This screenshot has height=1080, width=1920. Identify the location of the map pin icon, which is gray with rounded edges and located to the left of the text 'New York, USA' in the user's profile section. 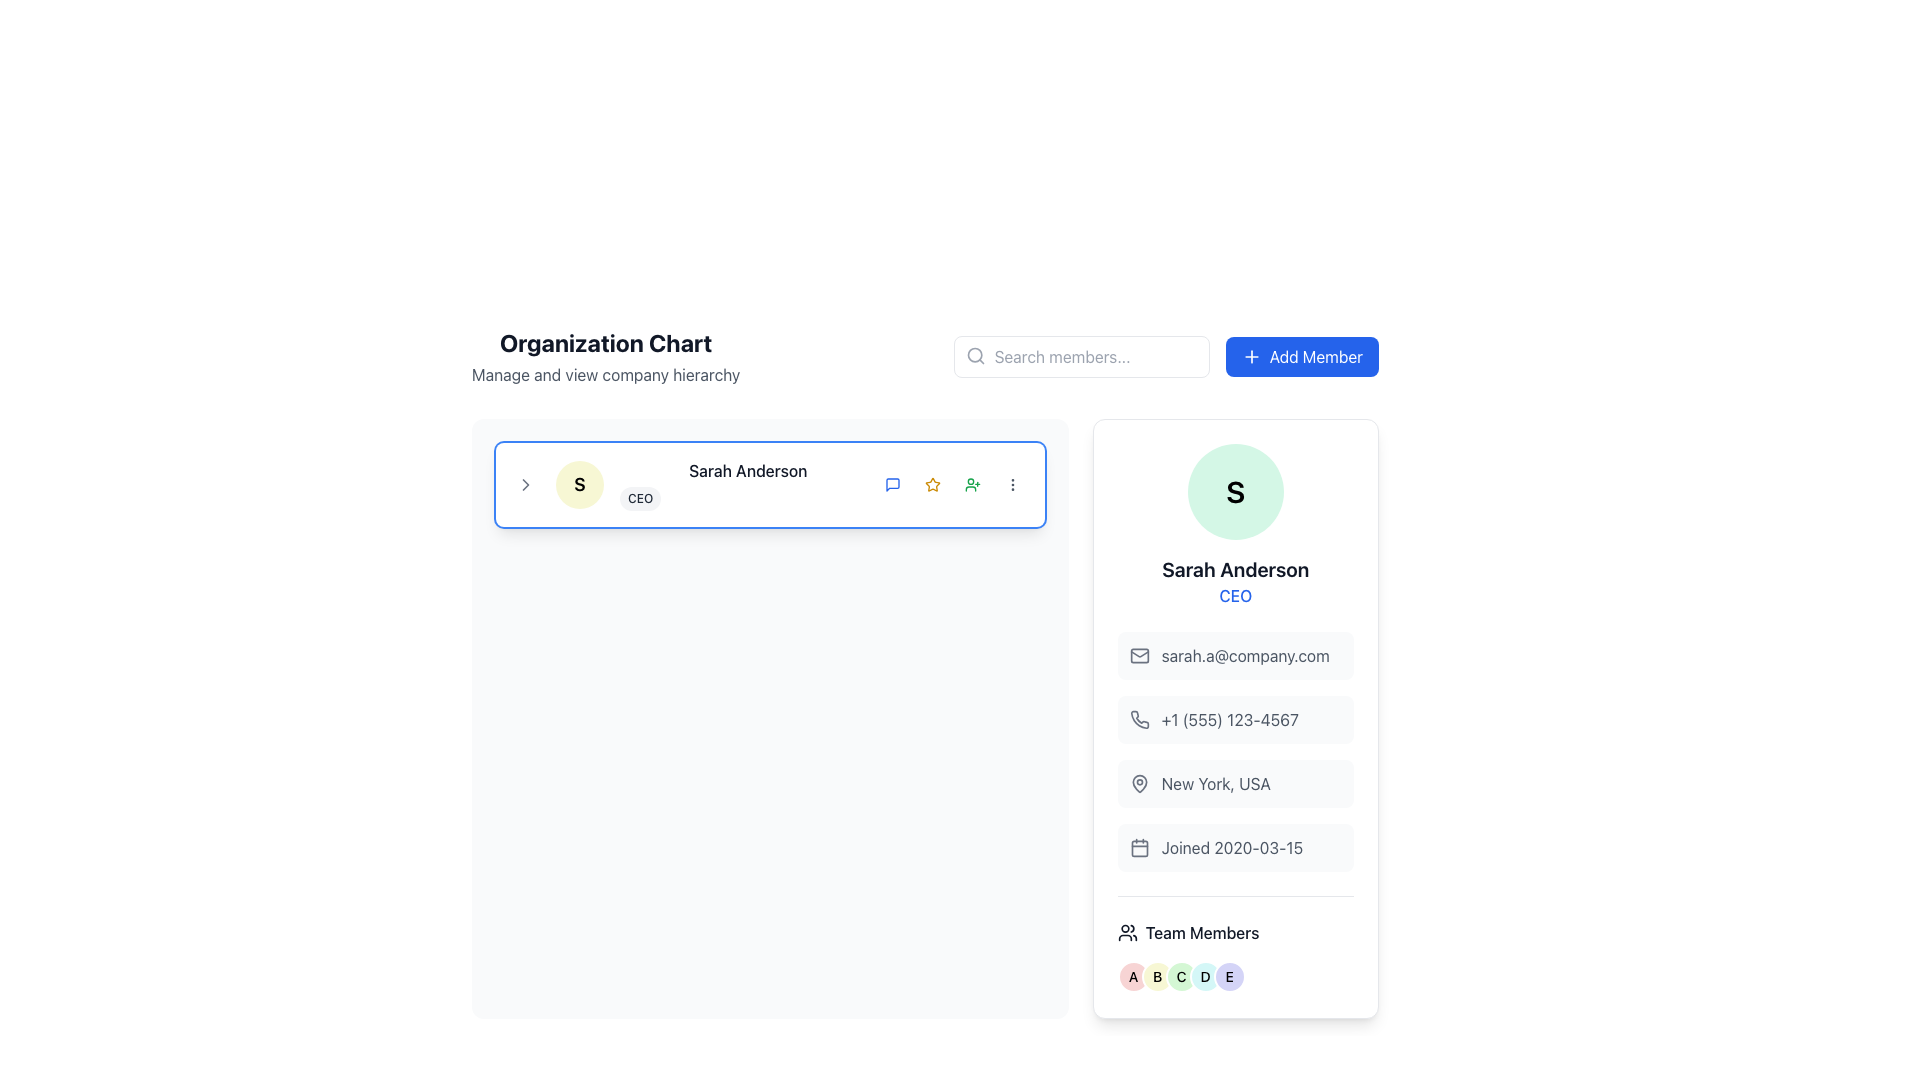
(1139, 782).